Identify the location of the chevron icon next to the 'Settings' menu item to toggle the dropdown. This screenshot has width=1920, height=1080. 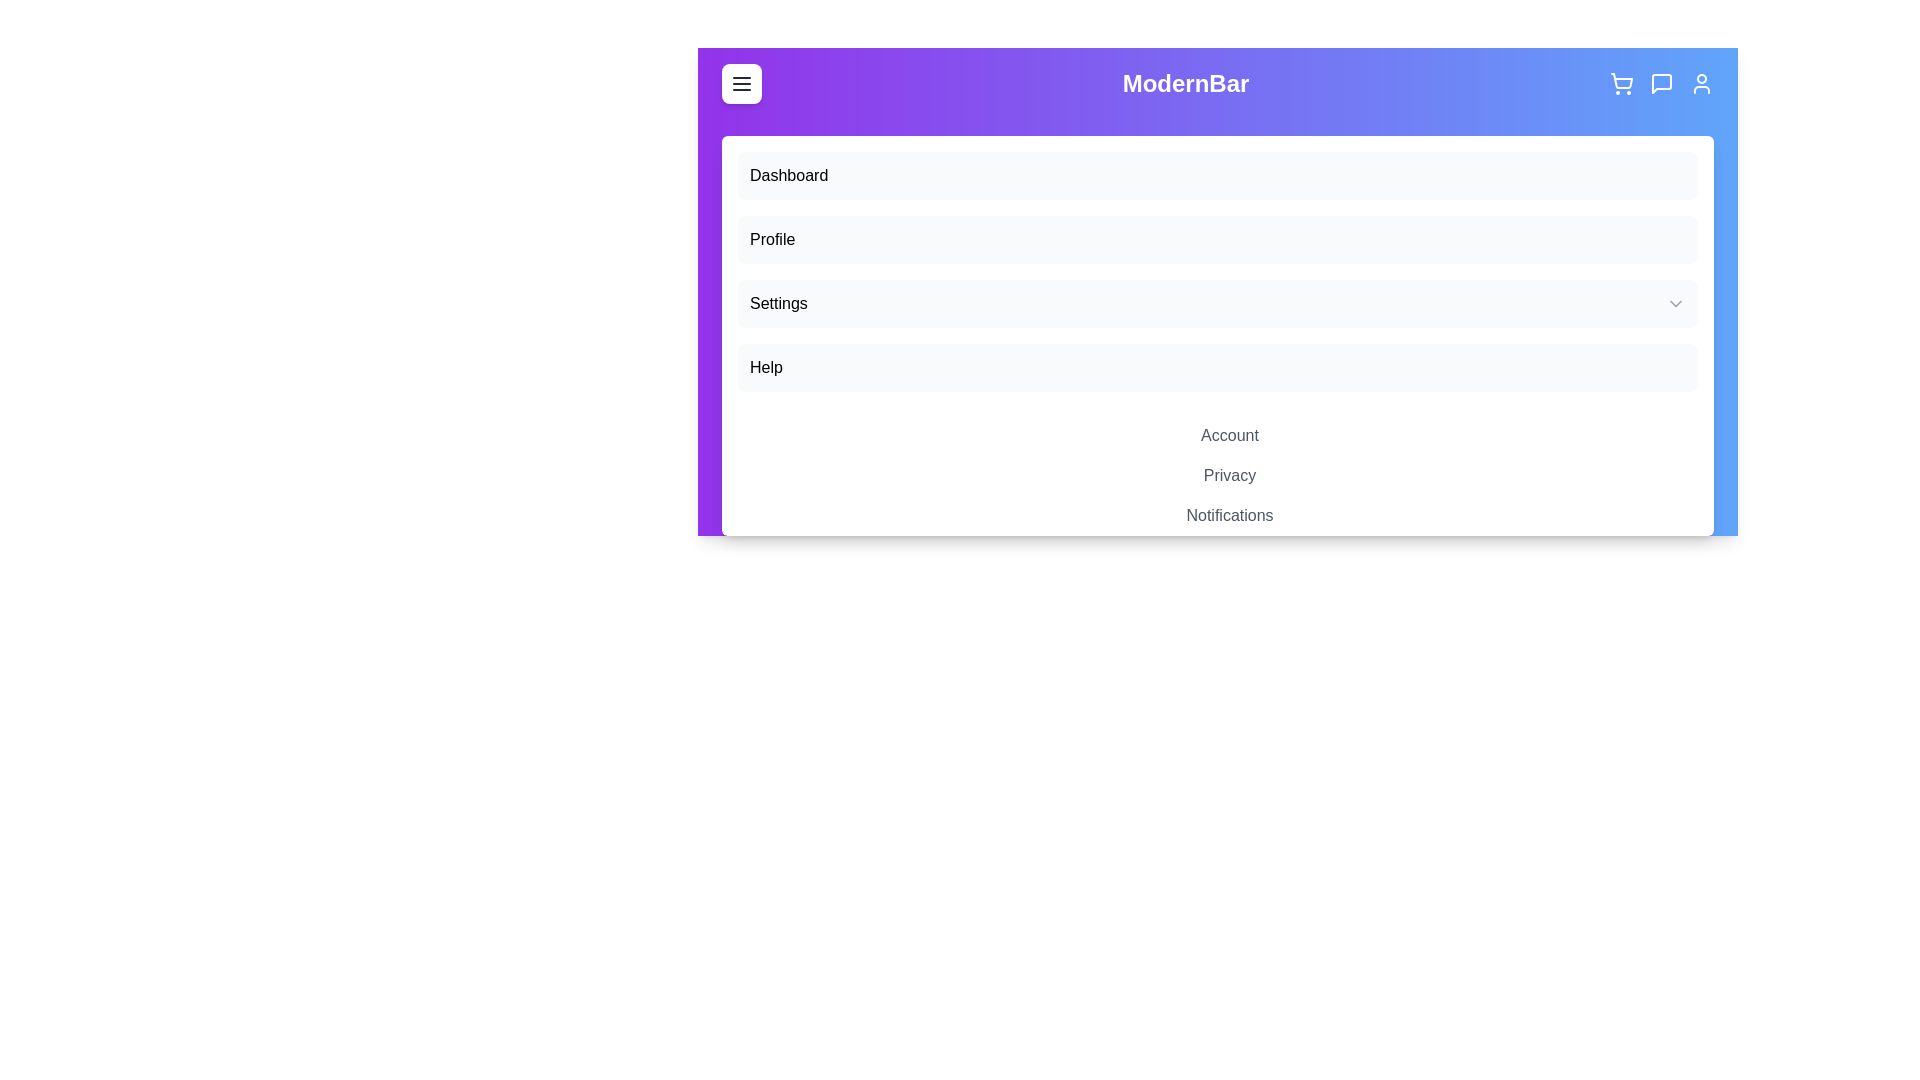
(1675, 304).